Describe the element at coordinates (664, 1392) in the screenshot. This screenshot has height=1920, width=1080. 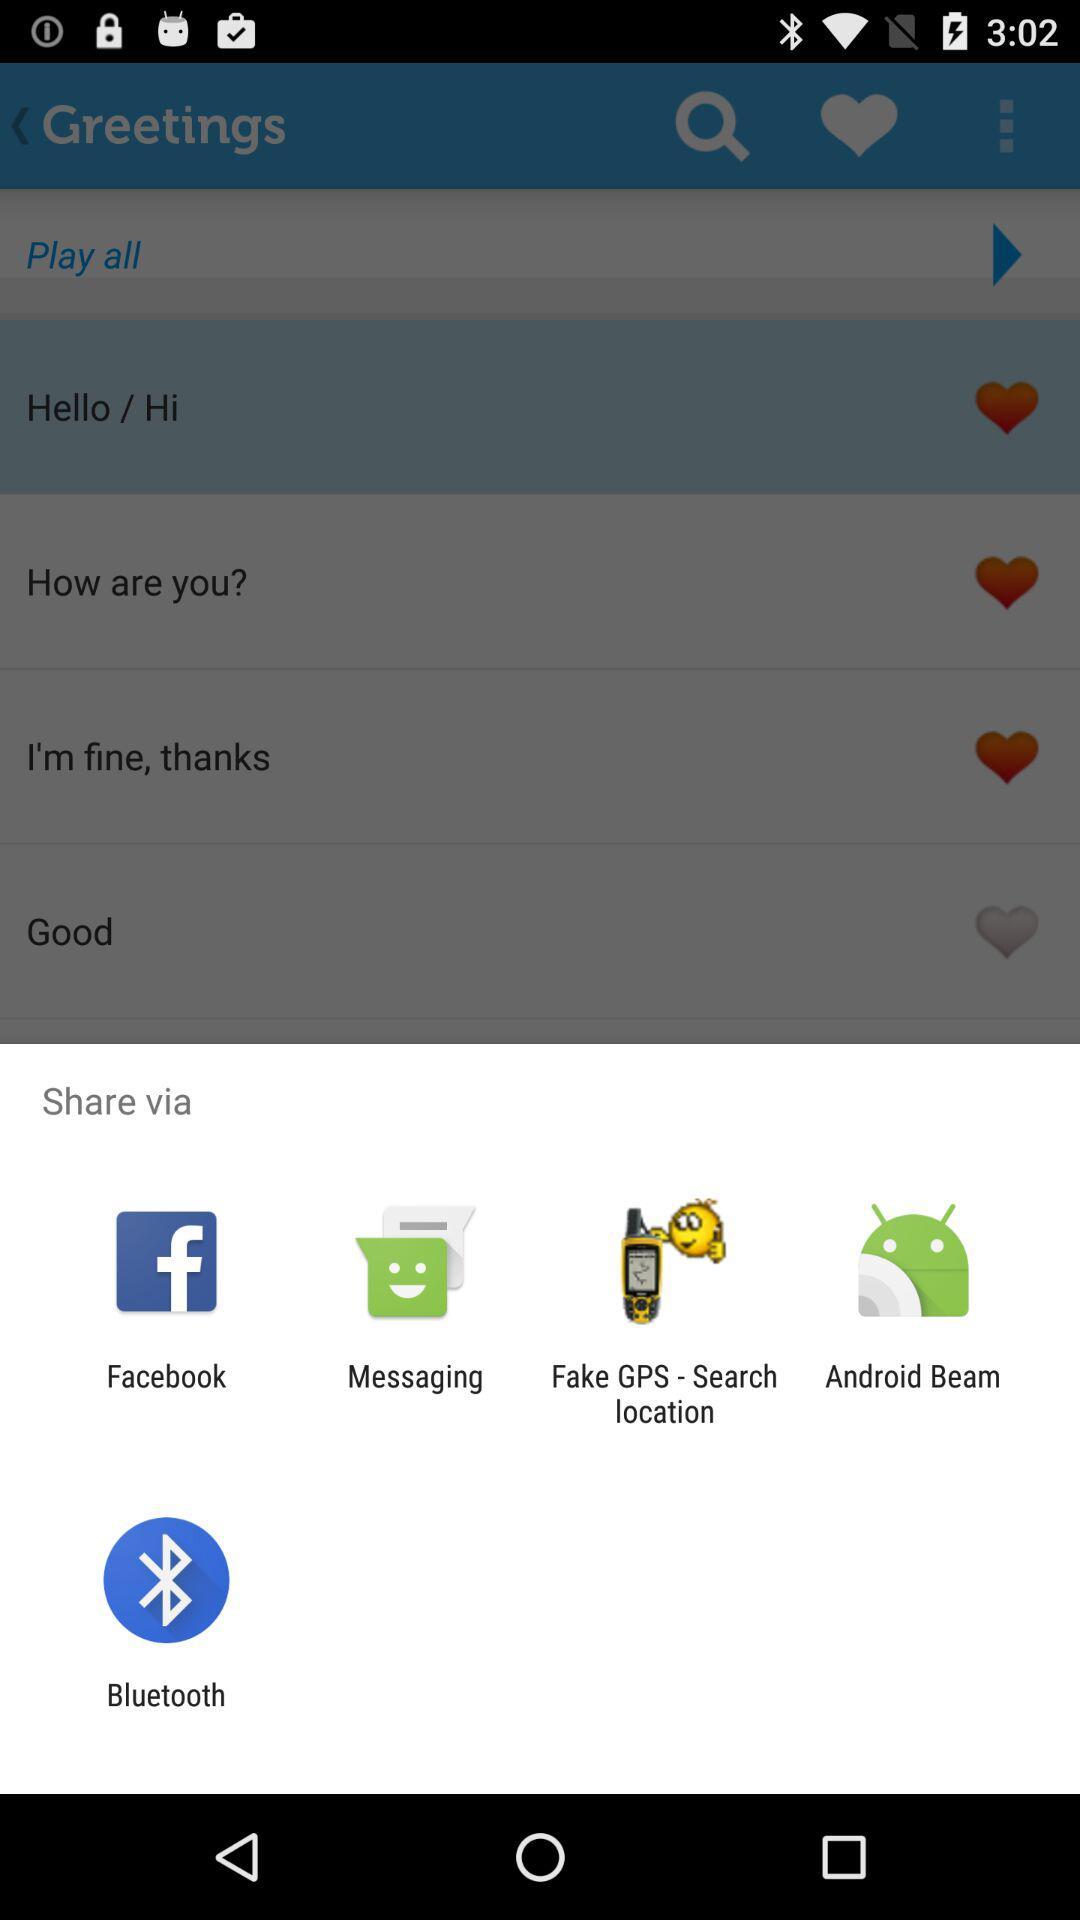
I see `the fake gps search icon` at that location.